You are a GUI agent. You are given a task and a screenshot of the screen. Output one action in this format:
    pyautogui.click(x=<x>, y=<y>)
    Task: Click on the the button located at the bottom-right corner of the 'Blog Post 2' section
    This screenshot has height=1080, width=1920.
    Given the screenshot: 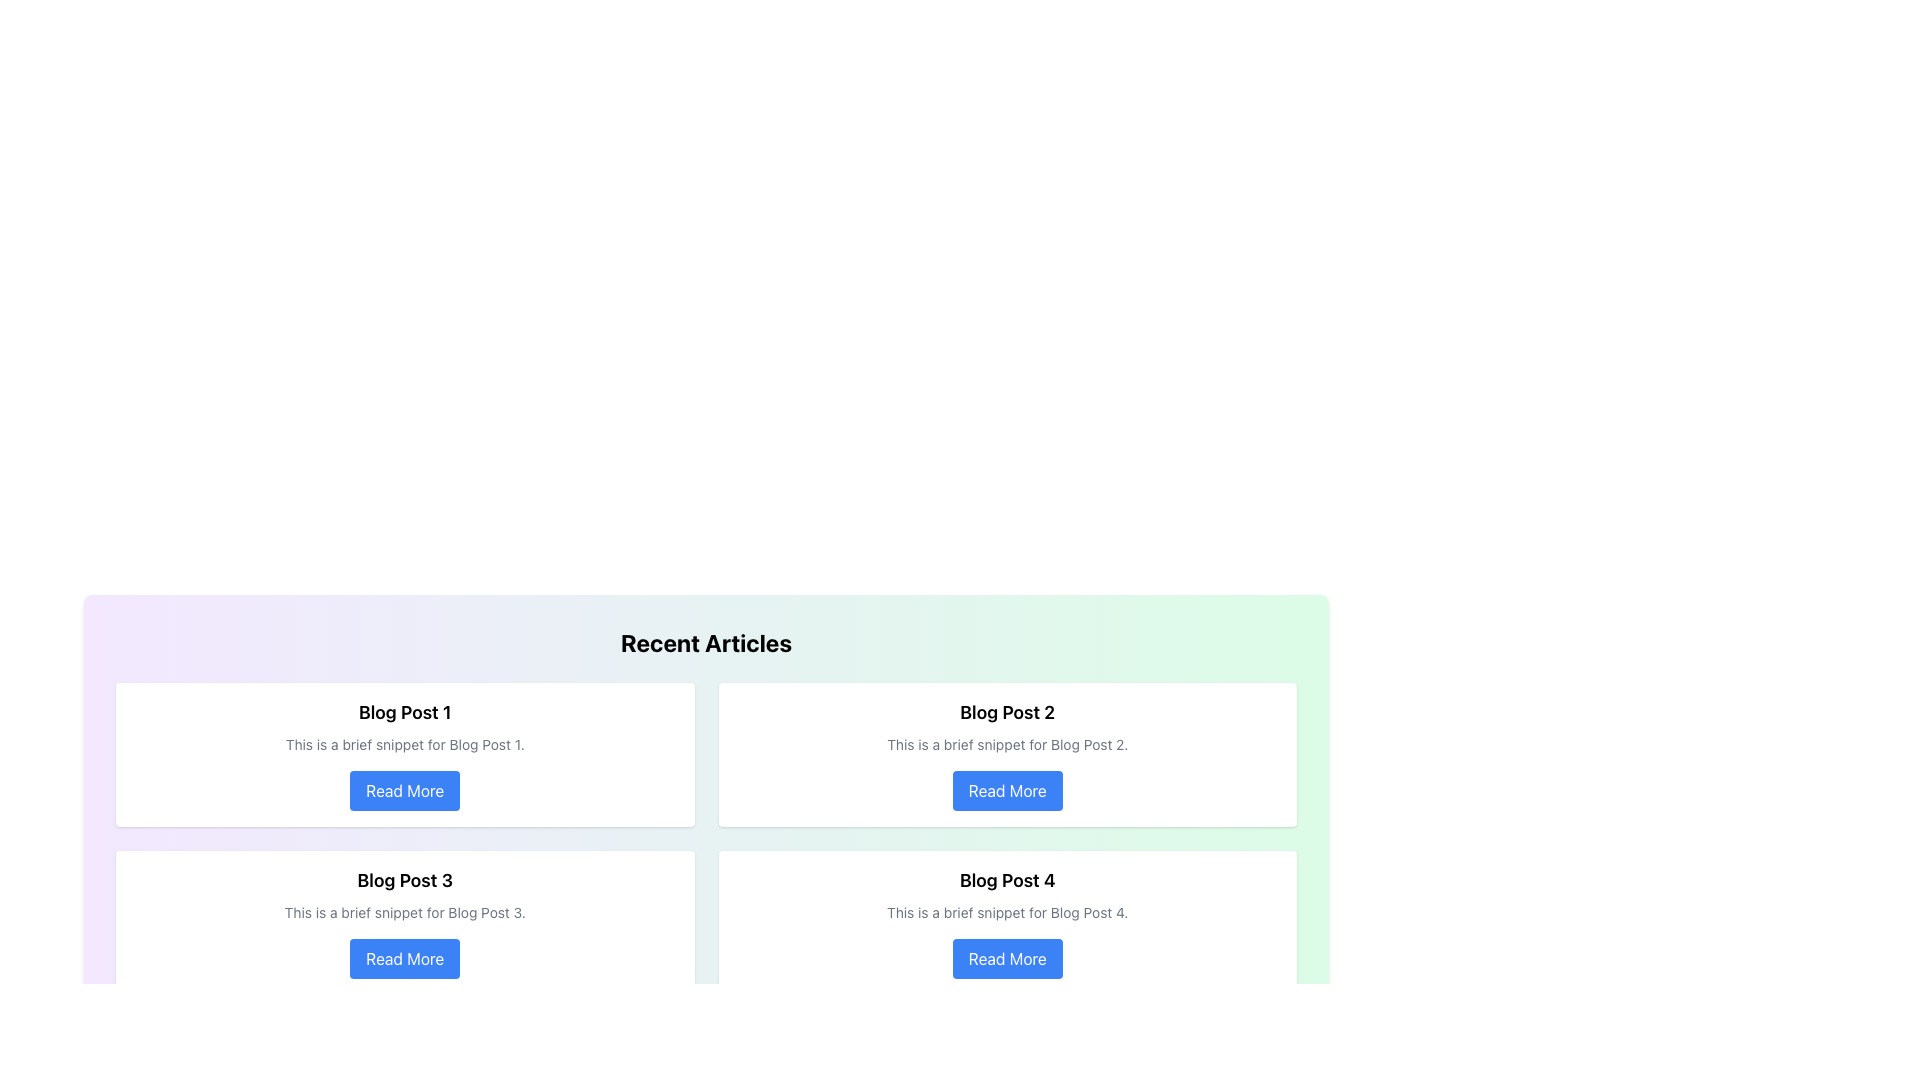 What is the action you would take?
    pyautogui.click(x=1007, y=789)
    